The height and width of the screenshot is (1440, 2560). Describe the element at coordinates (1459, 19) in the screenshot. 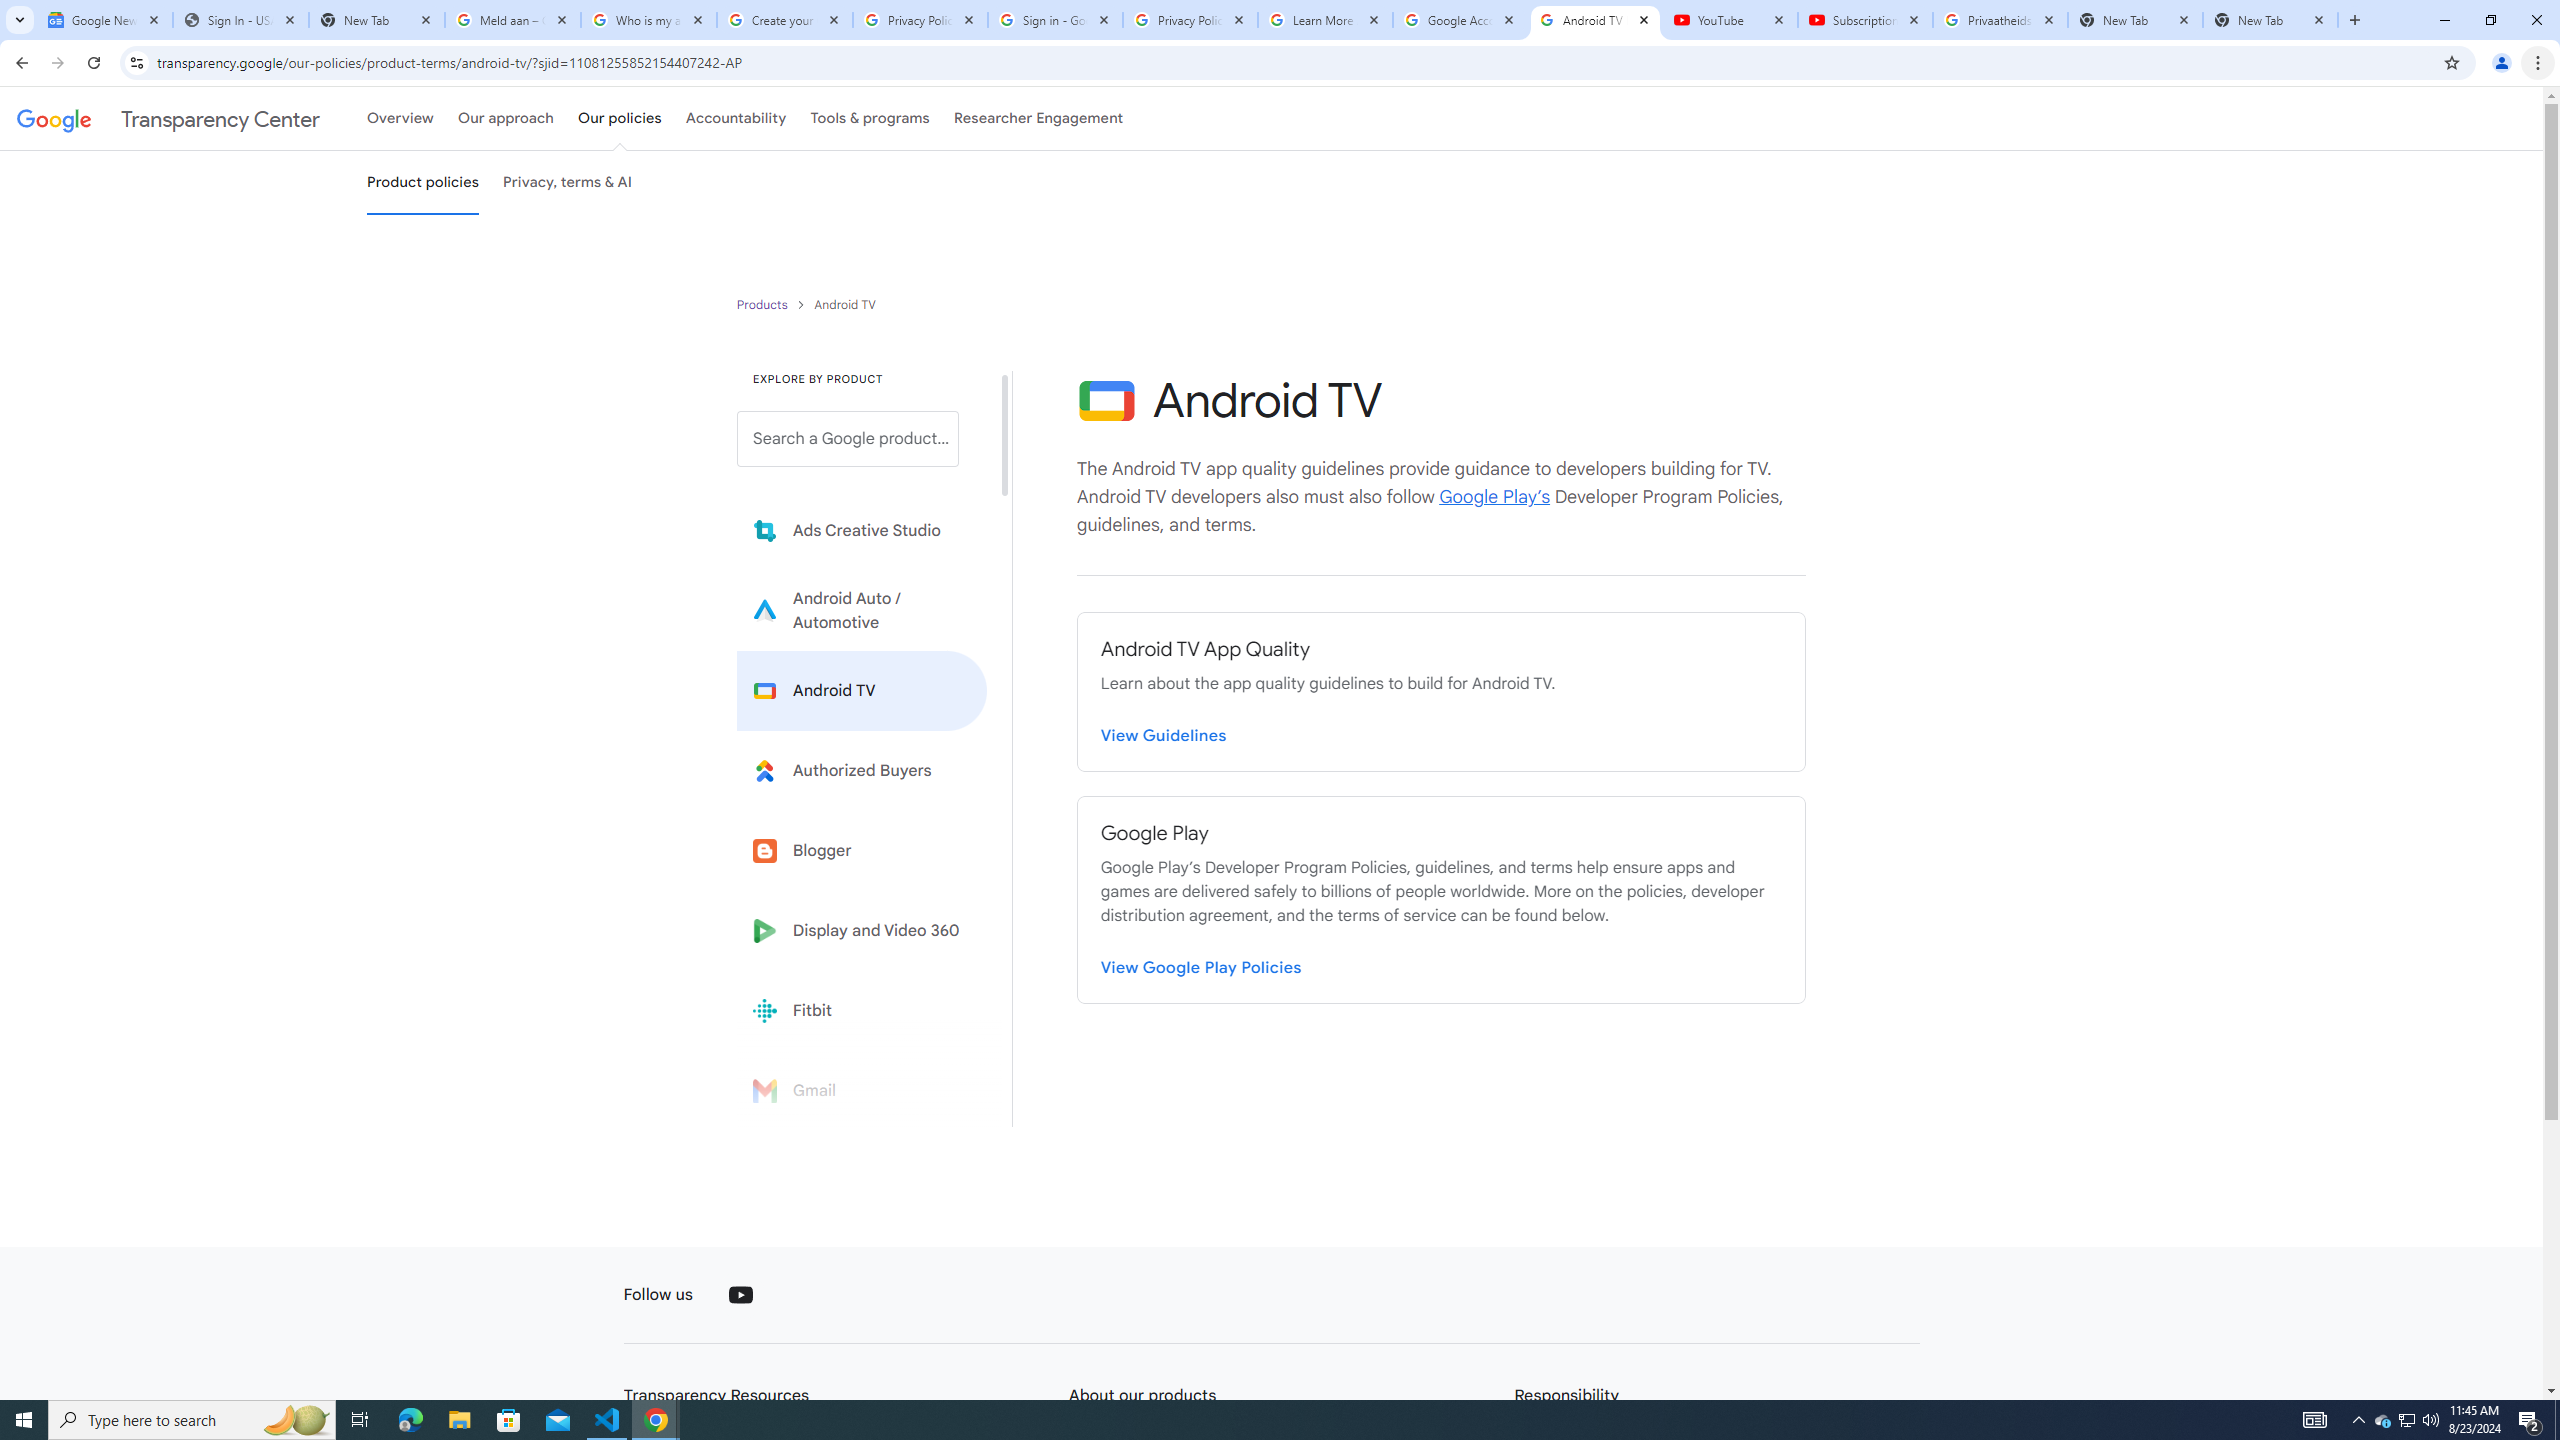

I see `'Google Account'` at that location.